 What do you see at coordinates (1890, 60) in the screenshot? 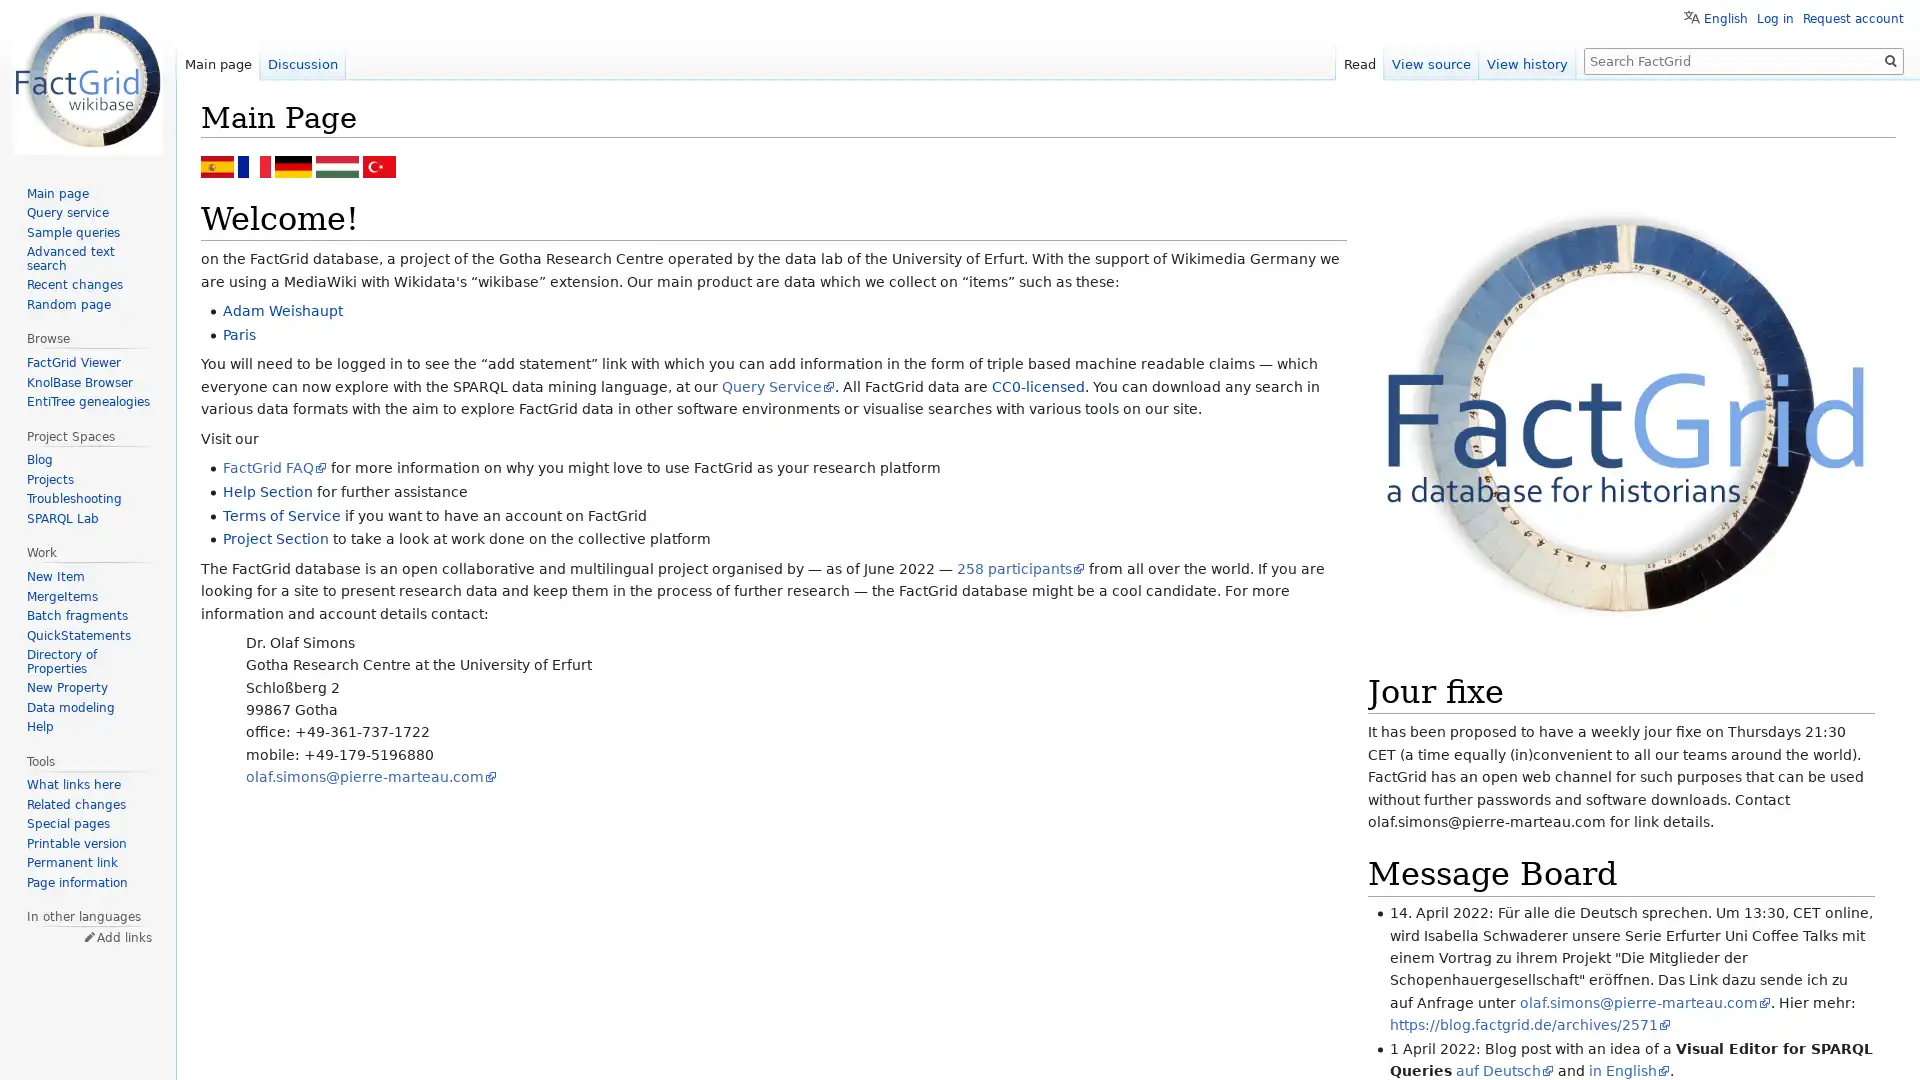
I see `Search` at bounding box center [1890, 60].